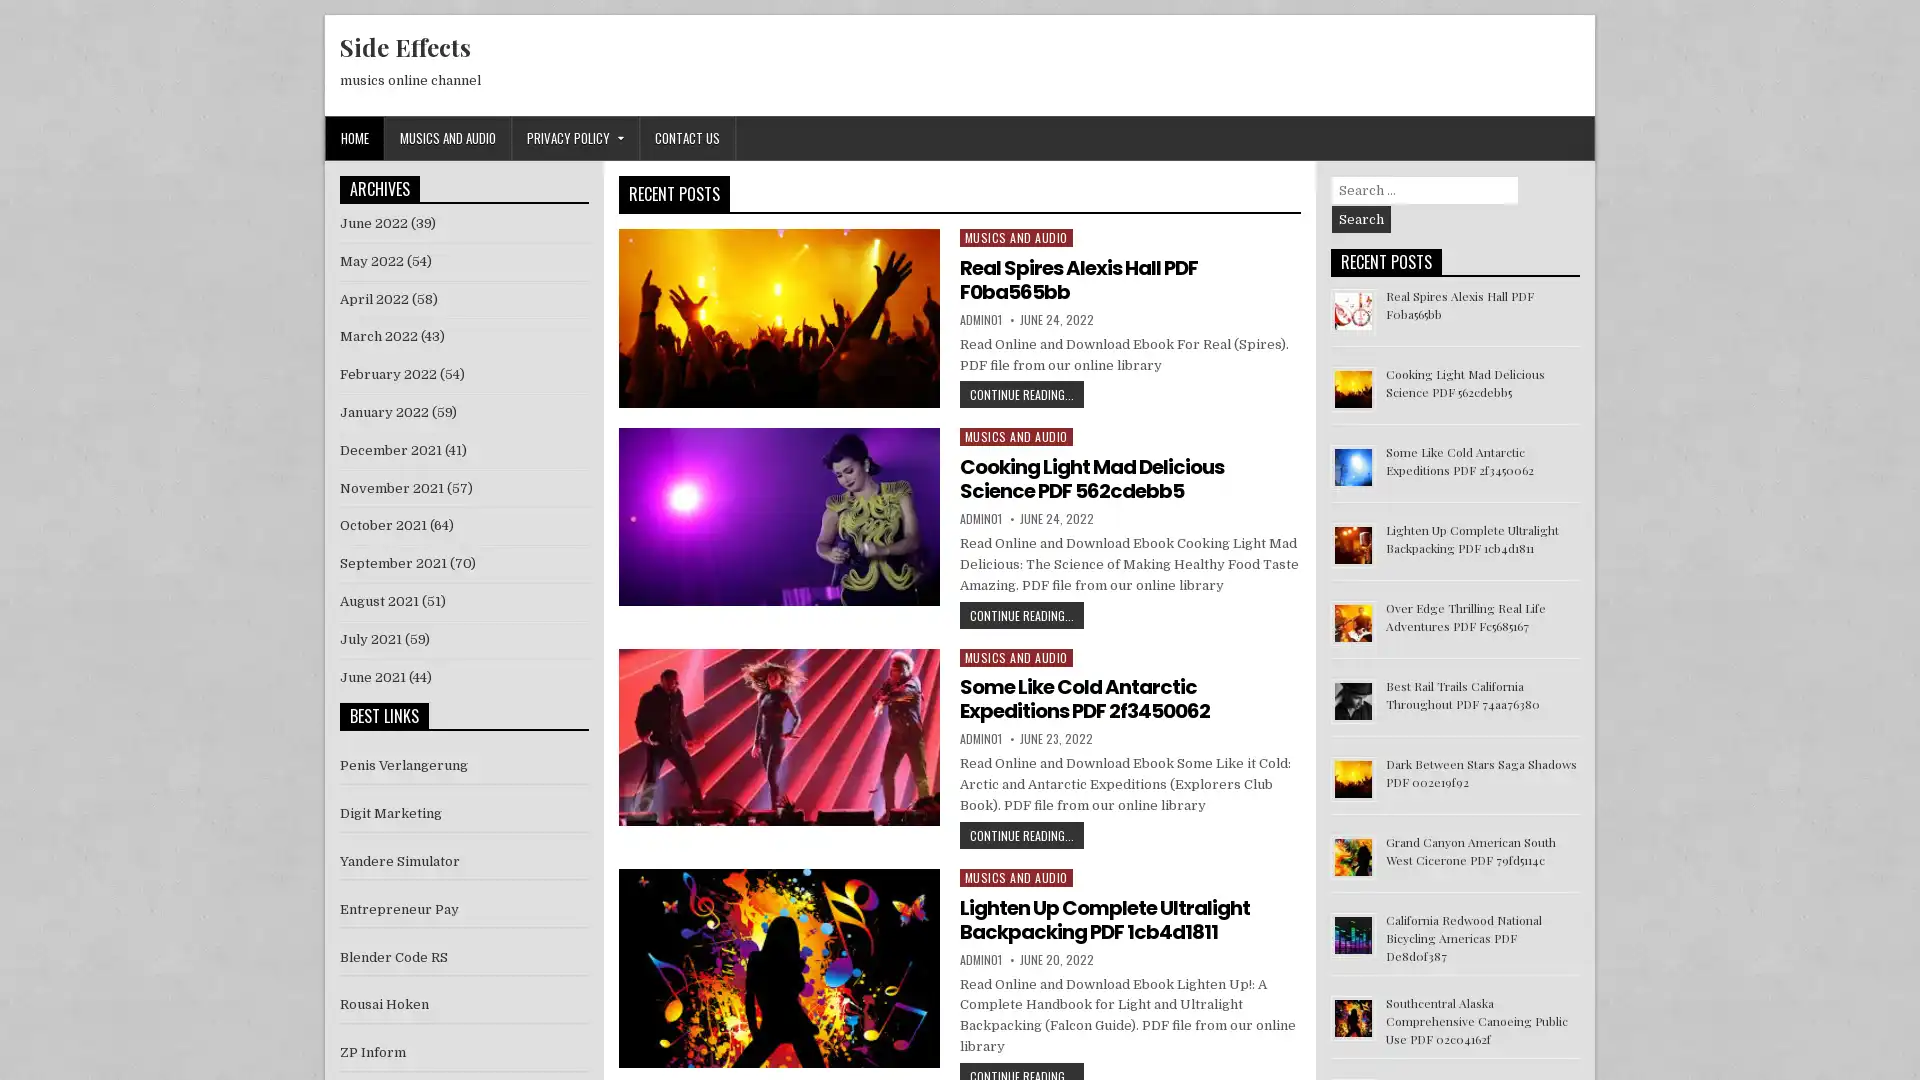  I want to click on Search, so click(1360, 219).